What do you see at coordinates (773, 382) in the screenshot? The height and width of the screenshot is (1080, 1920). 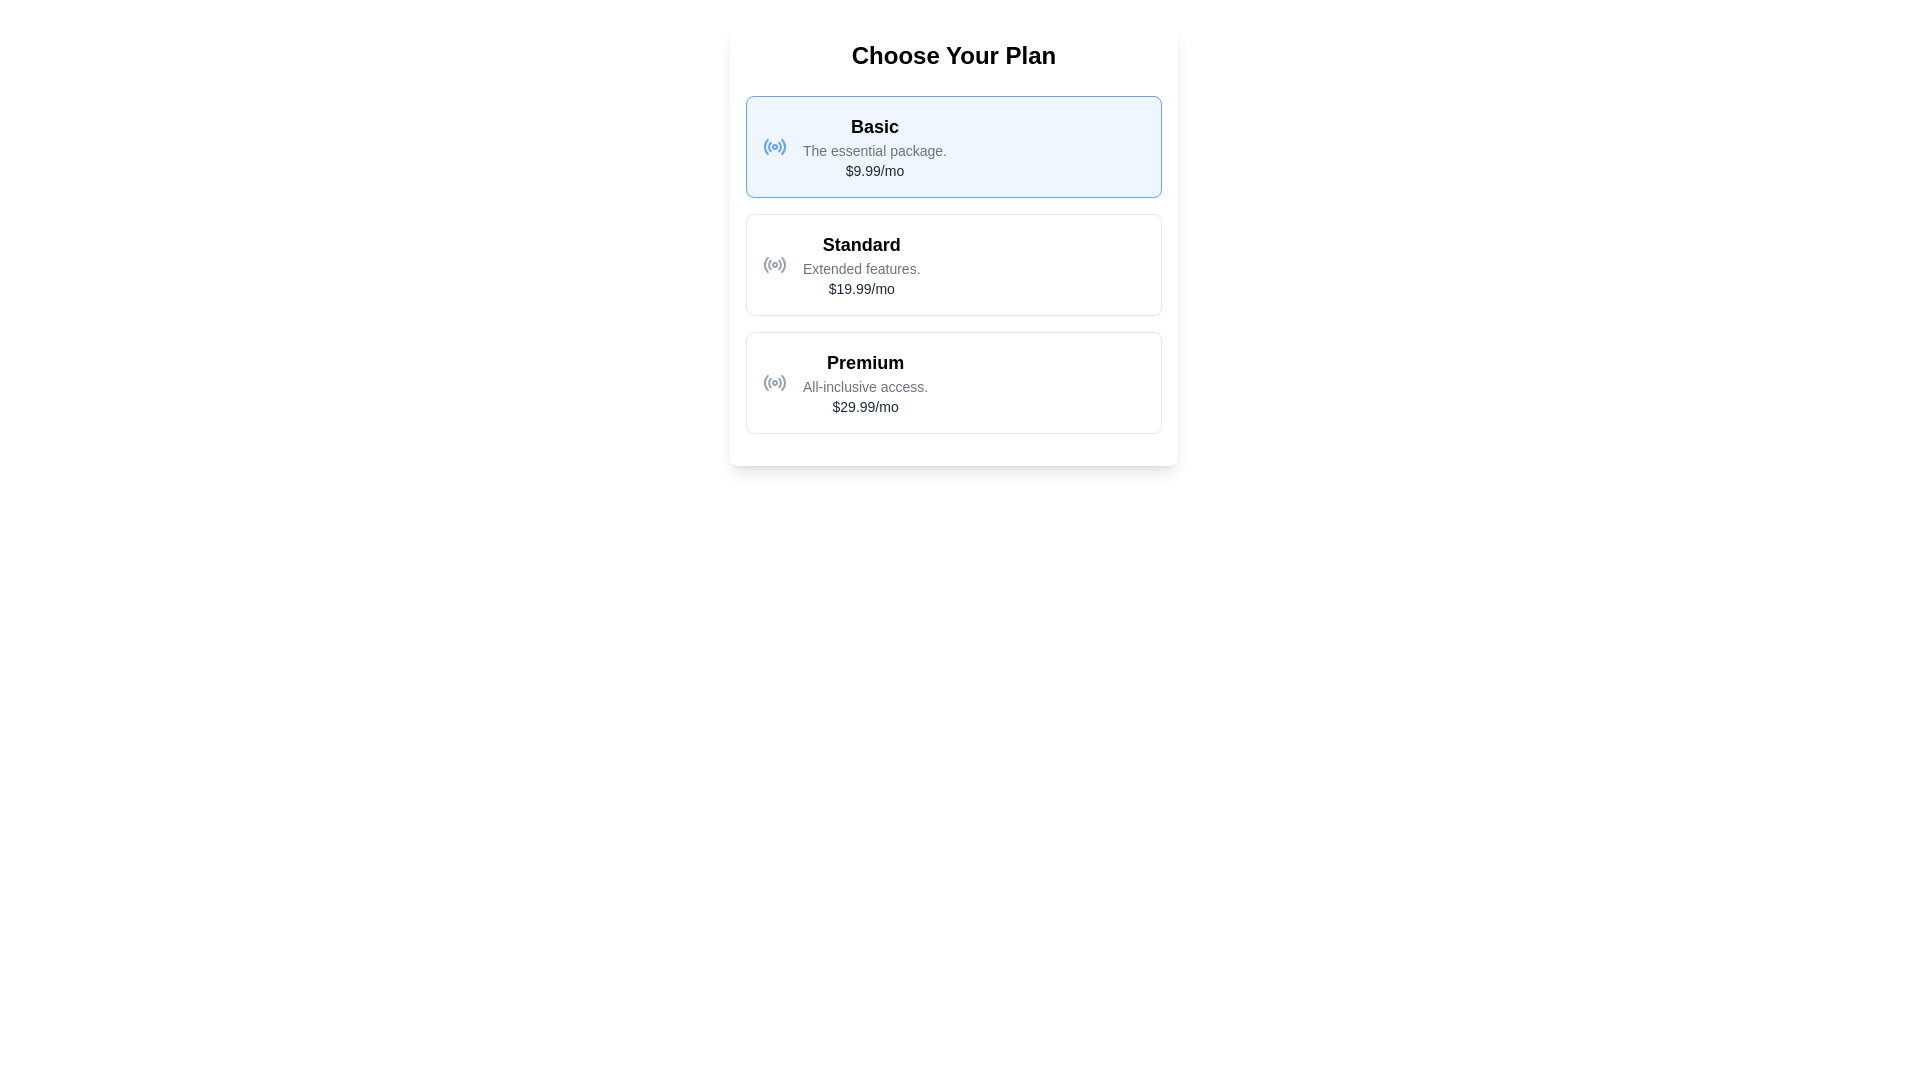 I see `the 'Premium' subscription icon, which is located to the left of the 'Premium' subscription option in the list of plans` at bounding box center [773, 382].